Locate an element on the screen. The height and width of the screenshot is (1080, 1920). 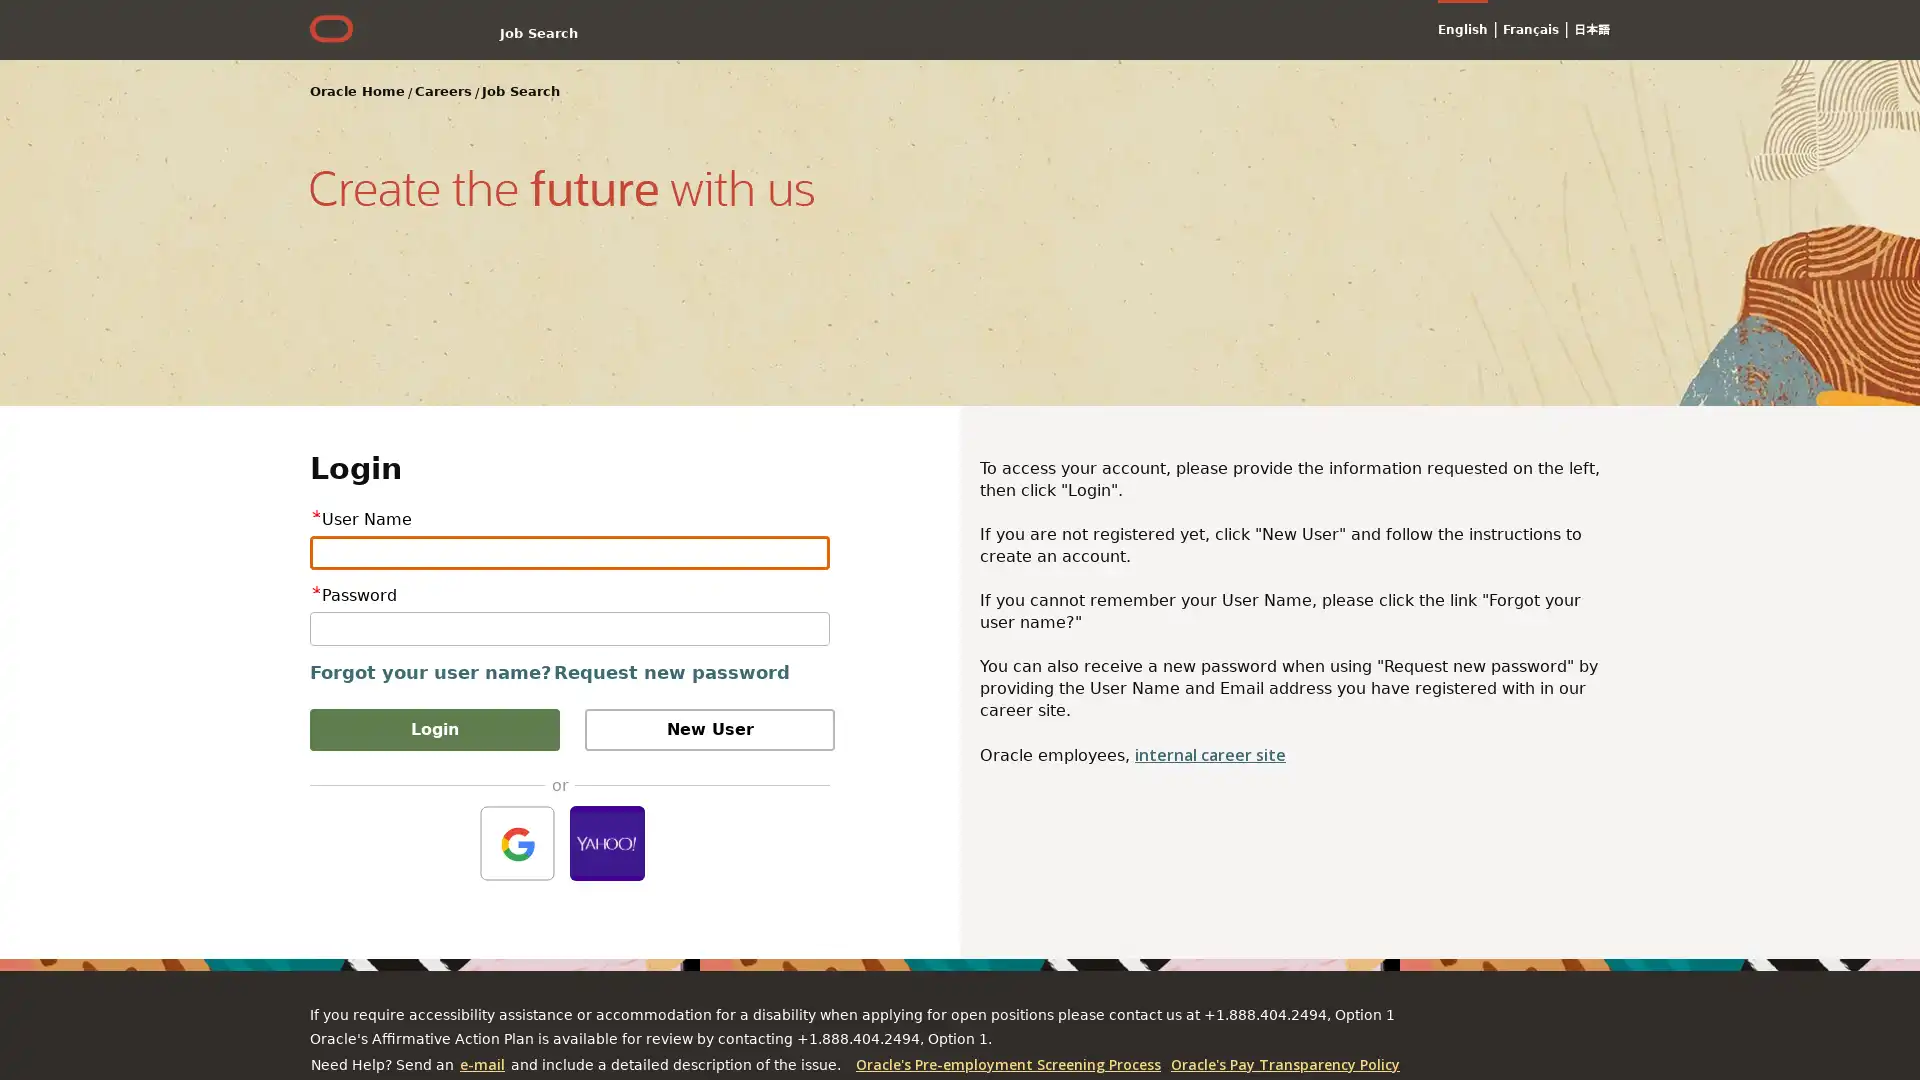
New User is located at coordinates (710, 729).